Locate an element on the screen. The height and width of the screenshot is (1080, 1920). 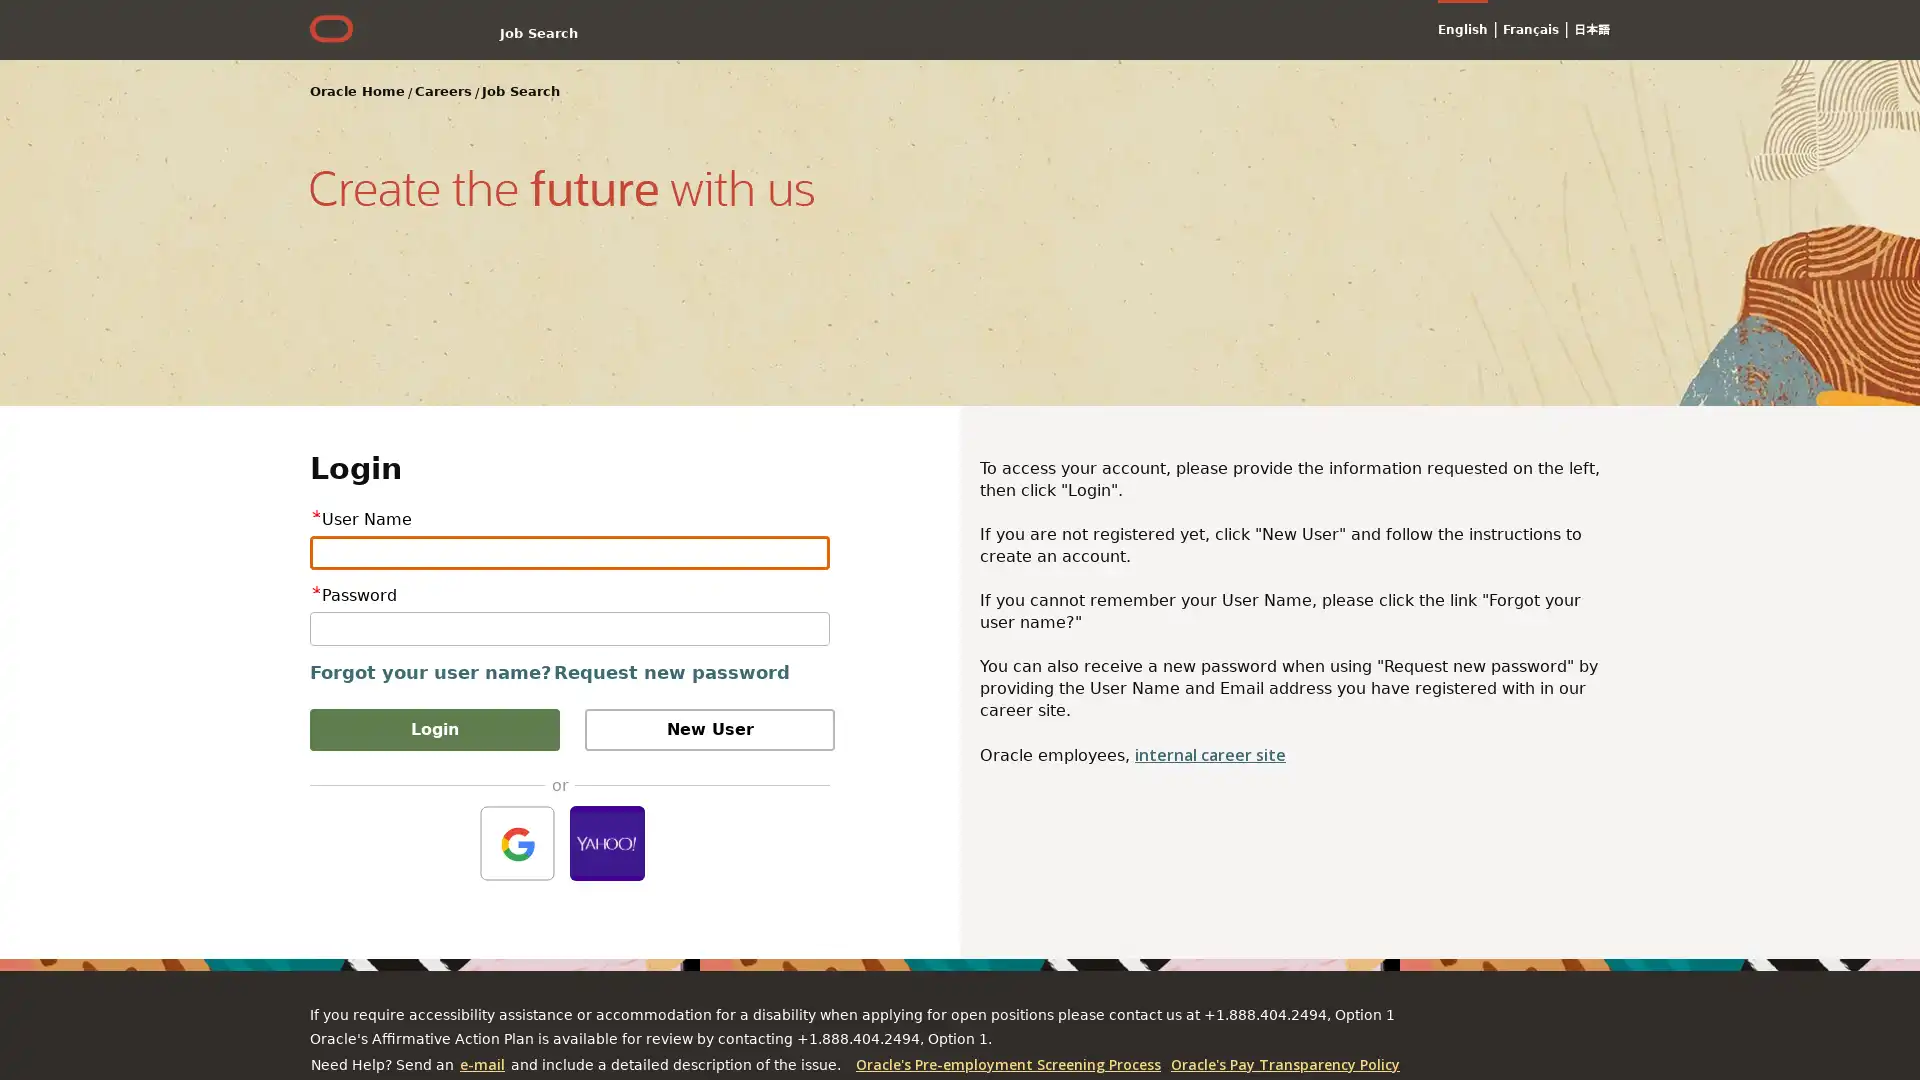
New User is located at coordinates (710, 729).